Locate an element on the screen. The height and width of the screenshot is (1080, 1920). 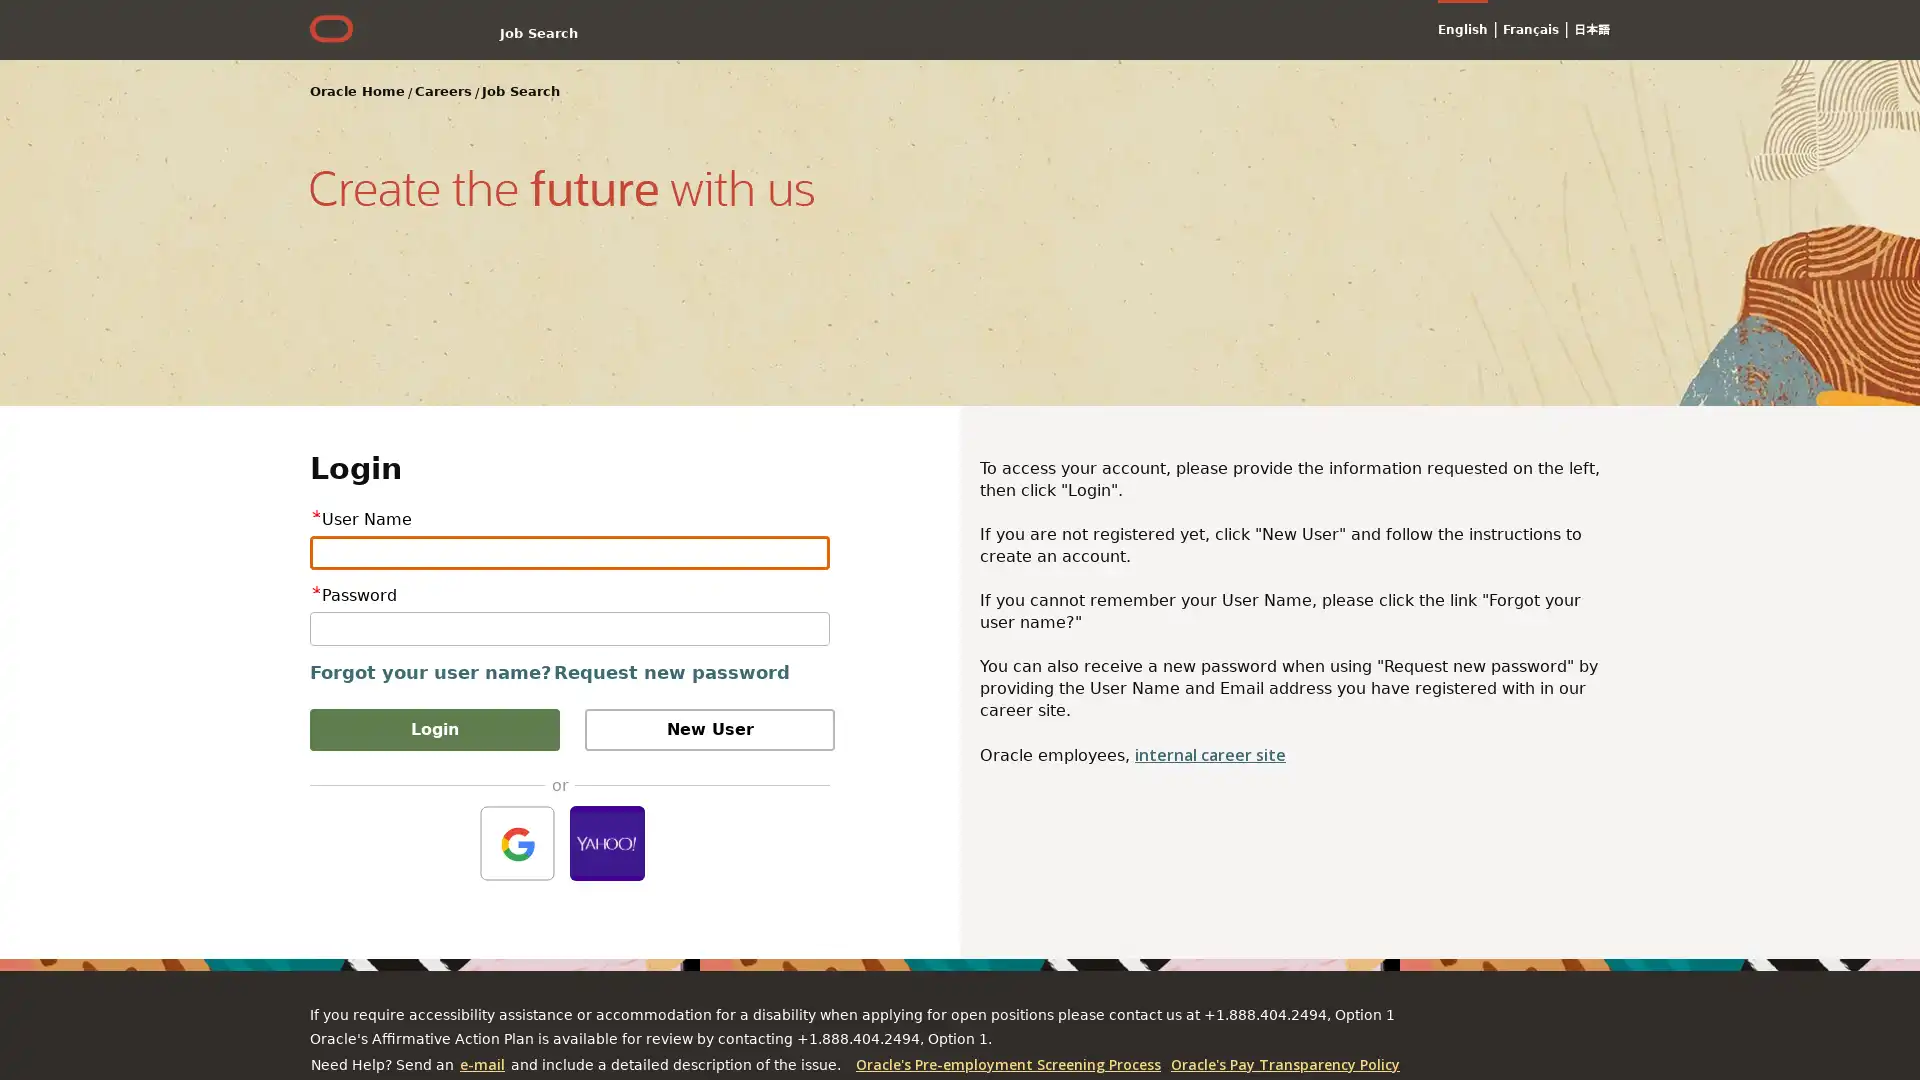
New User is located at coordinates (710, 729).